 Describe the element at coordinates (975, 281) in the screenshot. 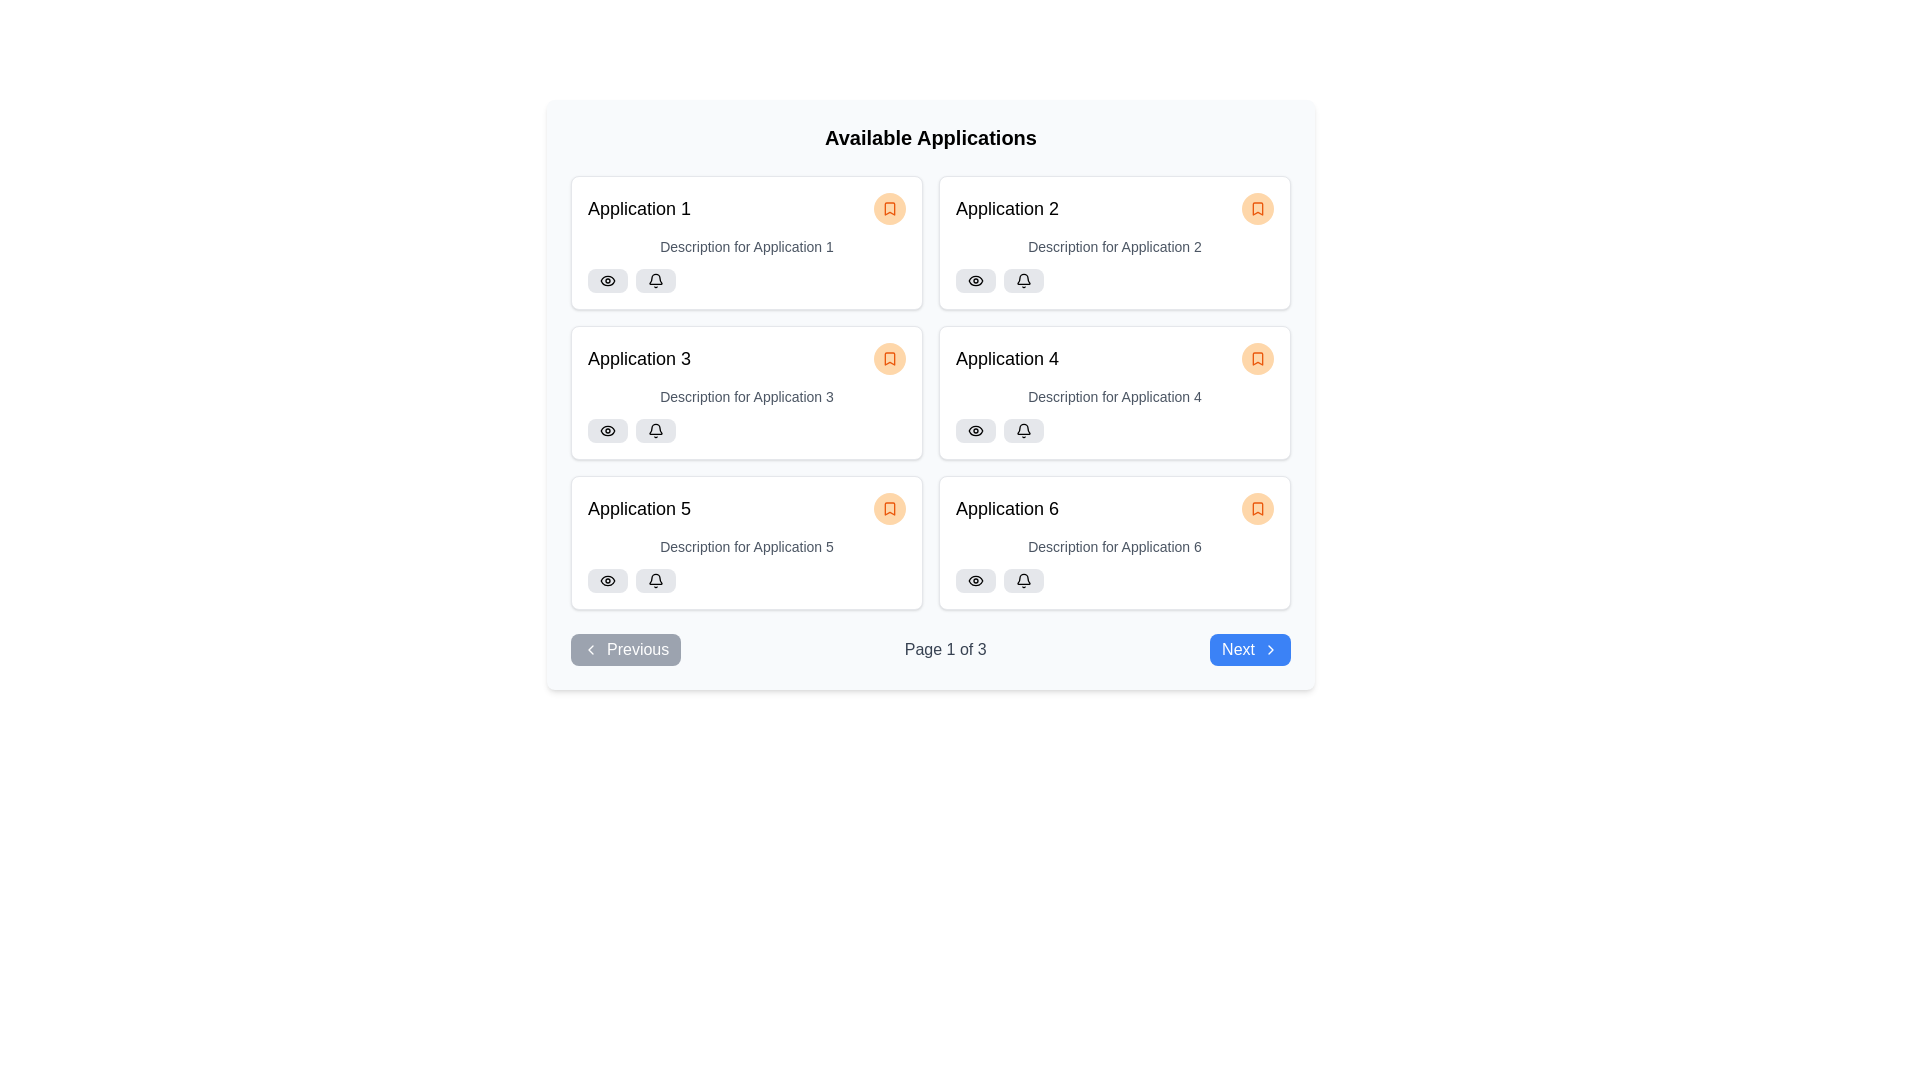

I see `the visibility toggle icon for 'Application 2'` at that location.